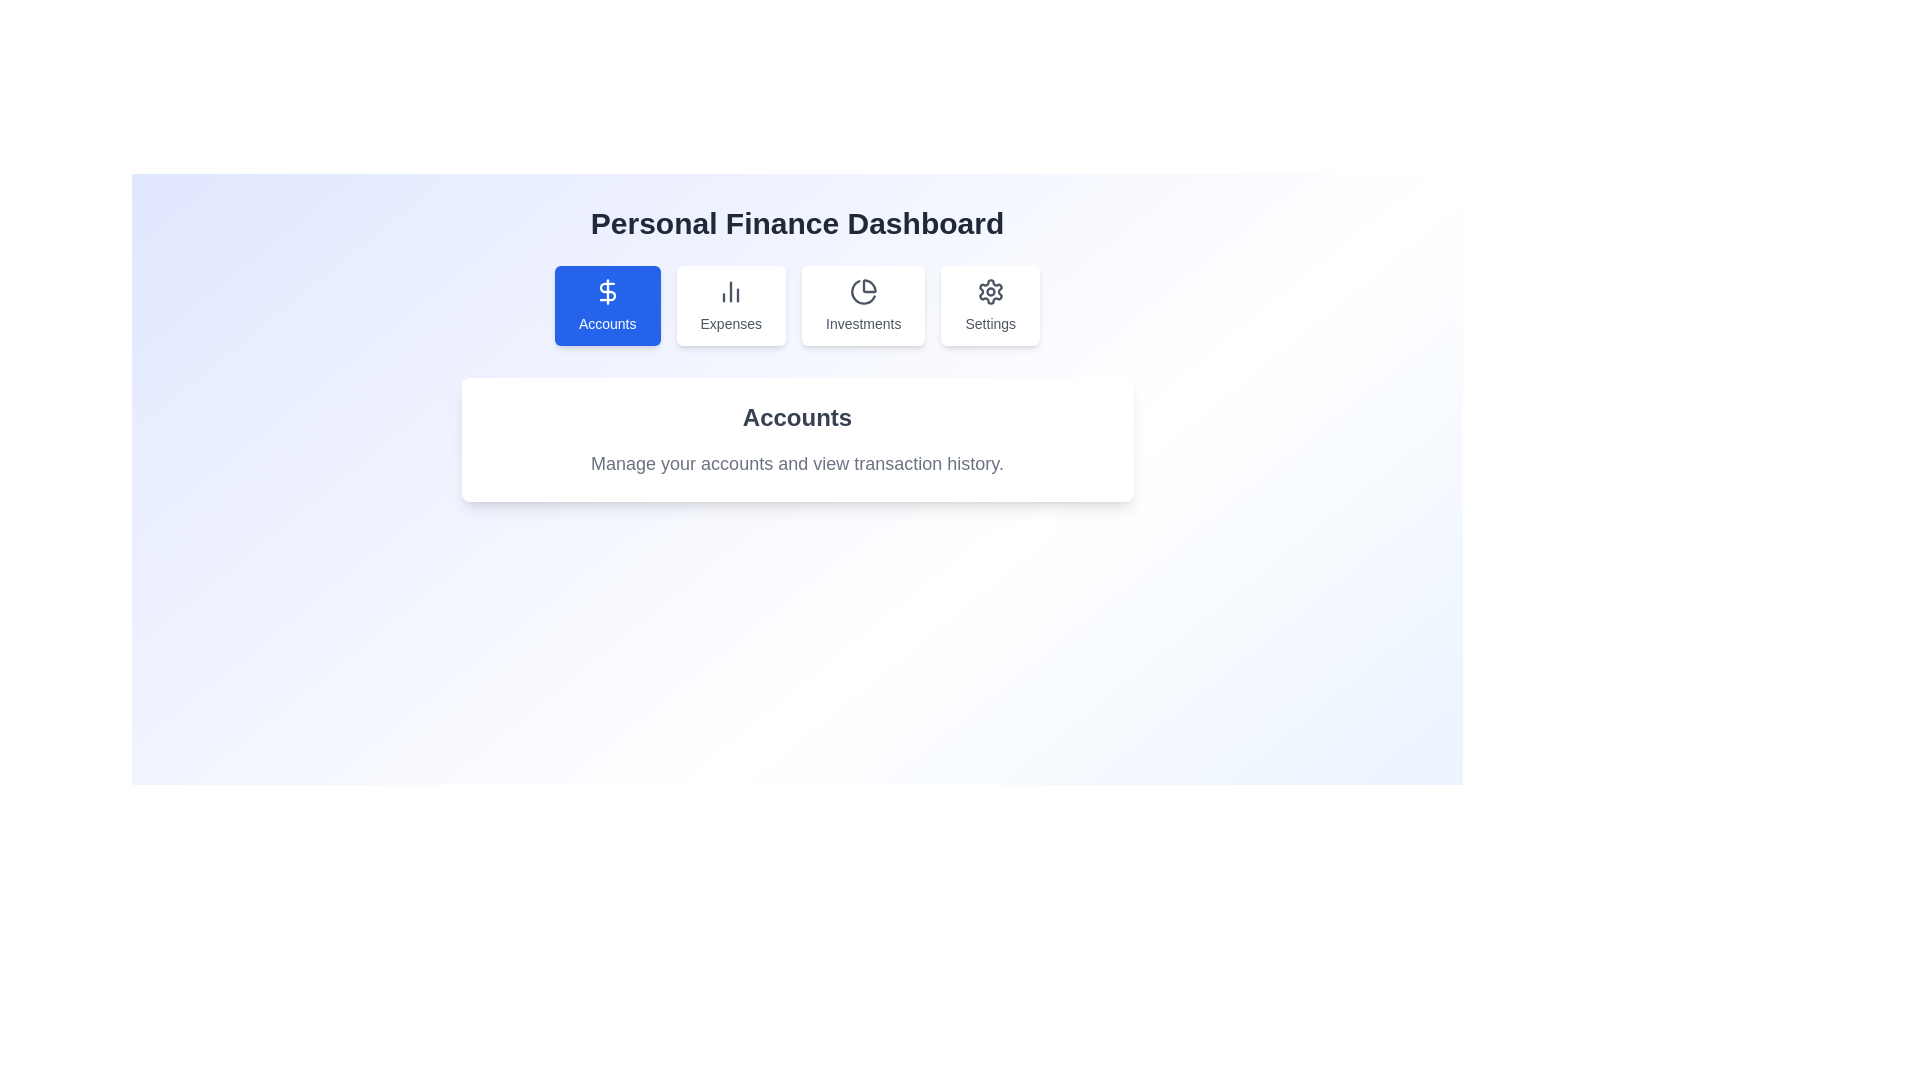 The height and width of the screenshot is (1080, 1920). What do you see at coordinates (730, 305) in the screenshot?
I see `the second button in the horizontal navigation bar, which leads to the 'Expenses' section` at bounding box center [730, 305].